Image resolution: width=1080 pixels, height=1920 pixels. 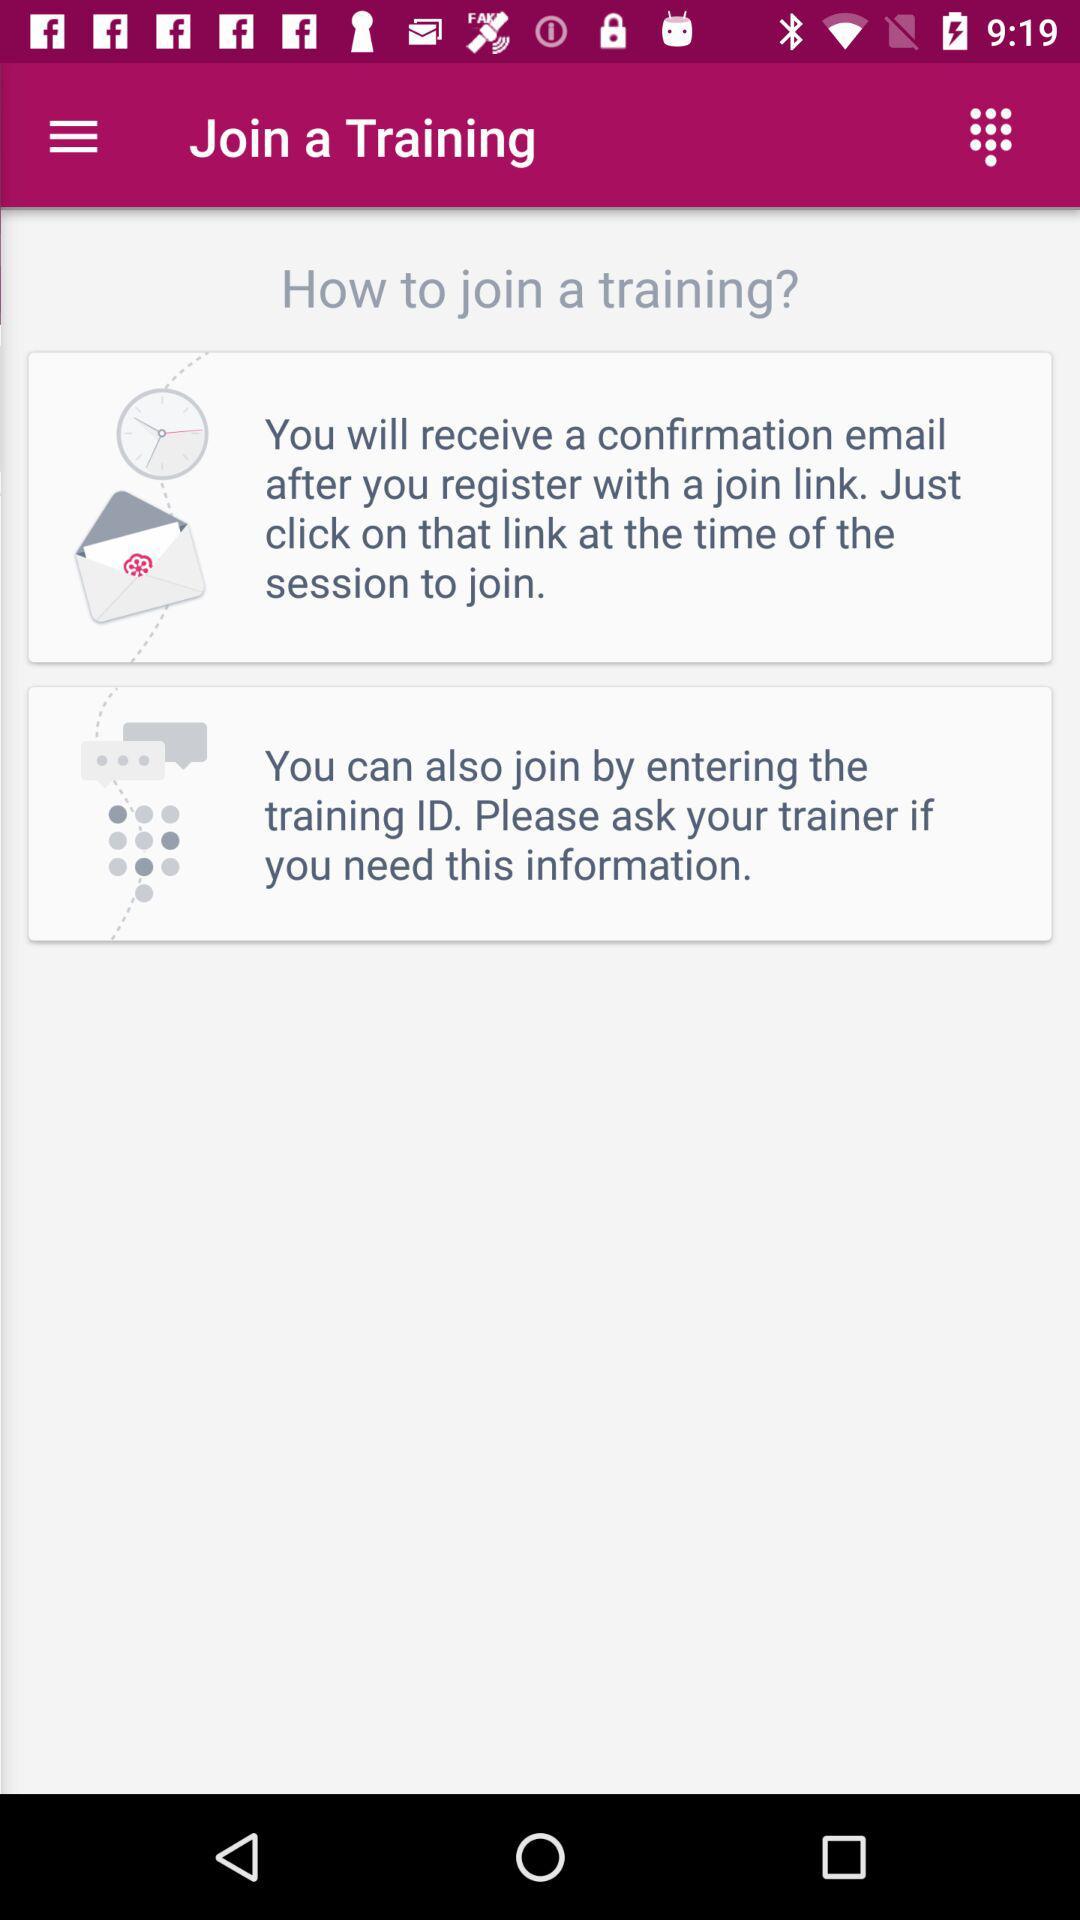 What do you see at coordinates (72, 135) in the screenshot?
I see `icon to the left of the join a training icon` at bounding box center [72, 135].